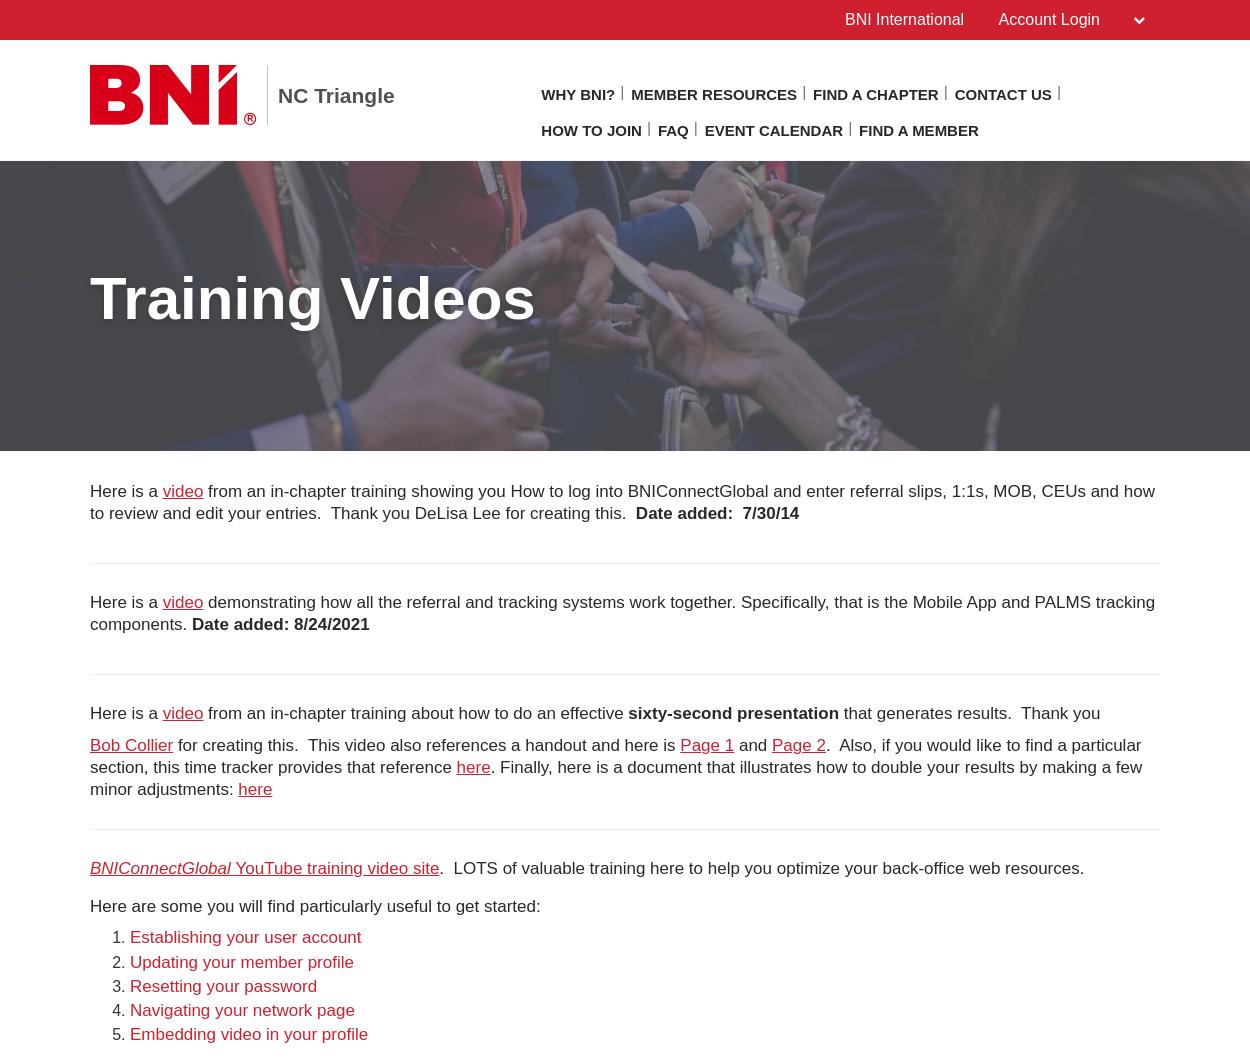  Describe the element at coordinates (706, 744) in the screenshot. I see `'Page 1'` at that location.